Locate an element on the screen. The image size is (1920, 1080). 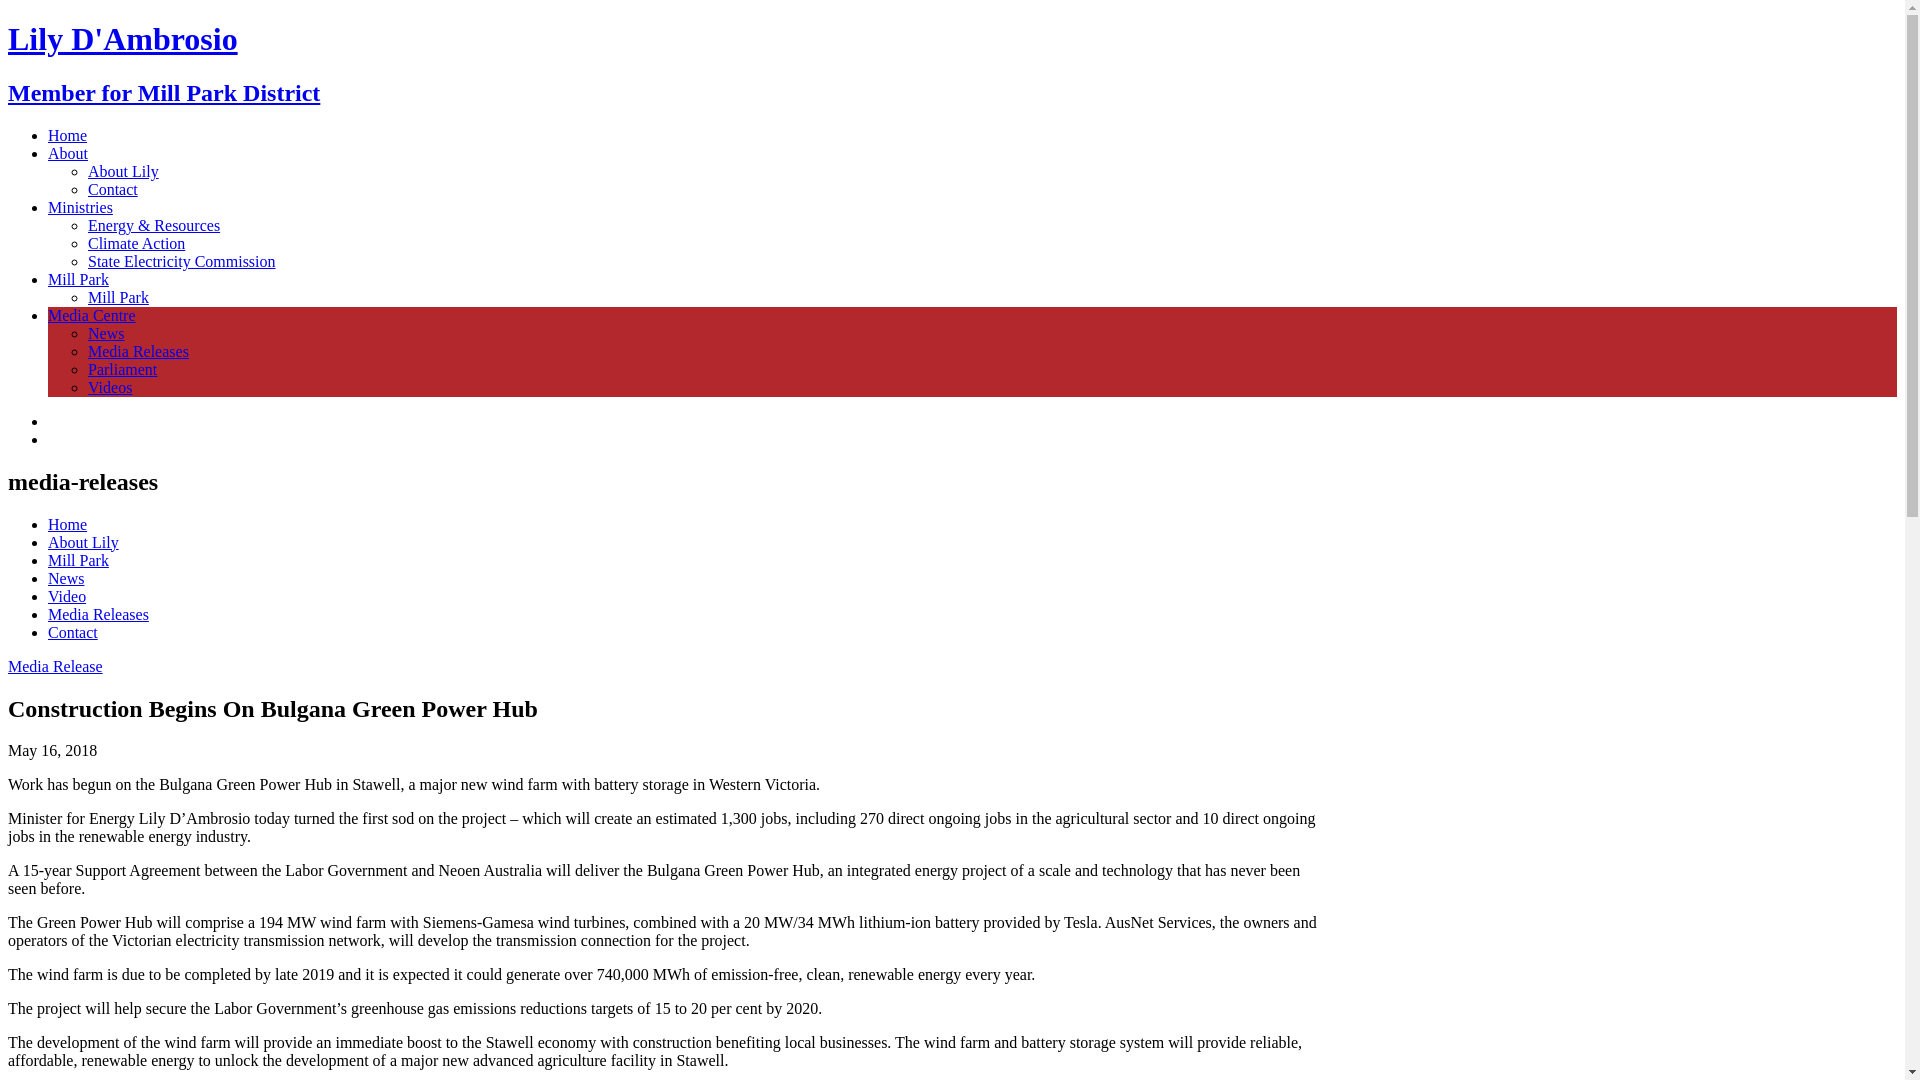
'Media Release' is located at coordinates (55, 666).